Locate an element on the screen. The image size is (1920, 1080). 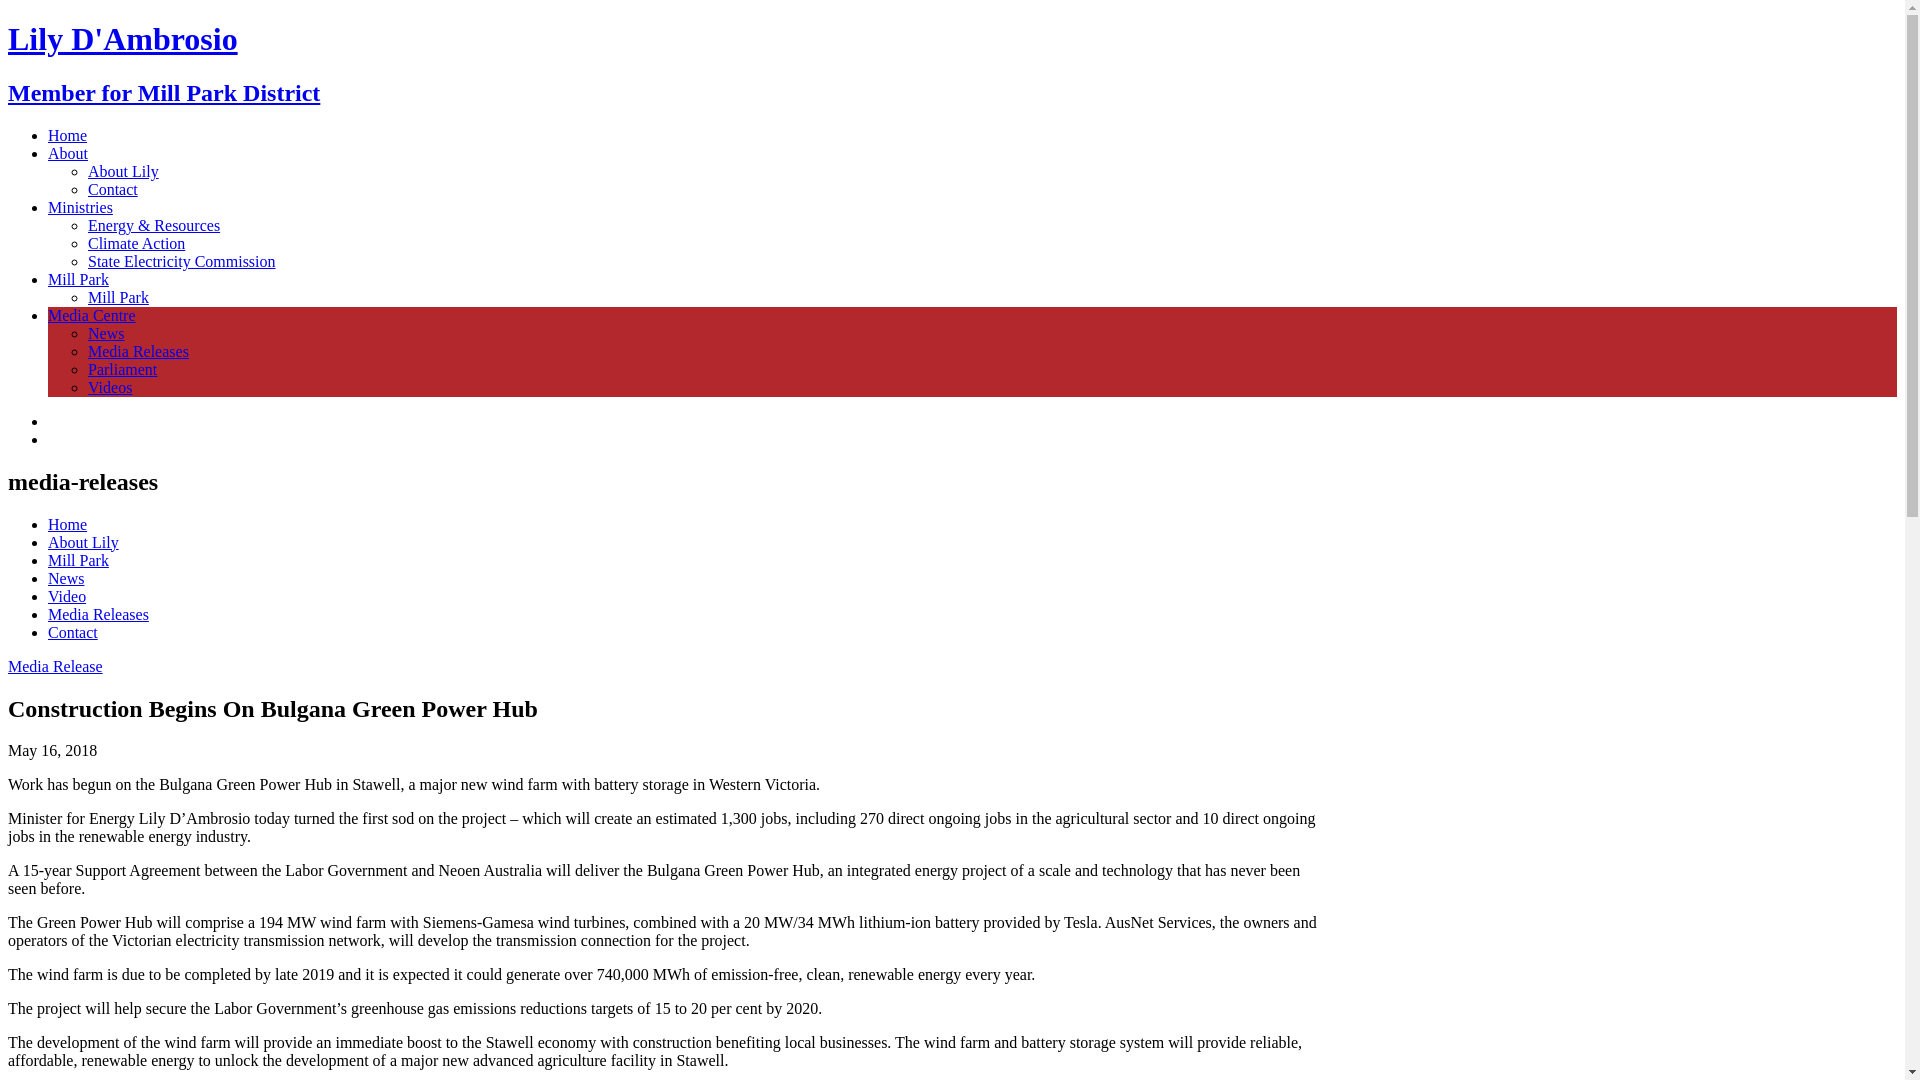
'Media Release' is located at coordinates (55, 666).